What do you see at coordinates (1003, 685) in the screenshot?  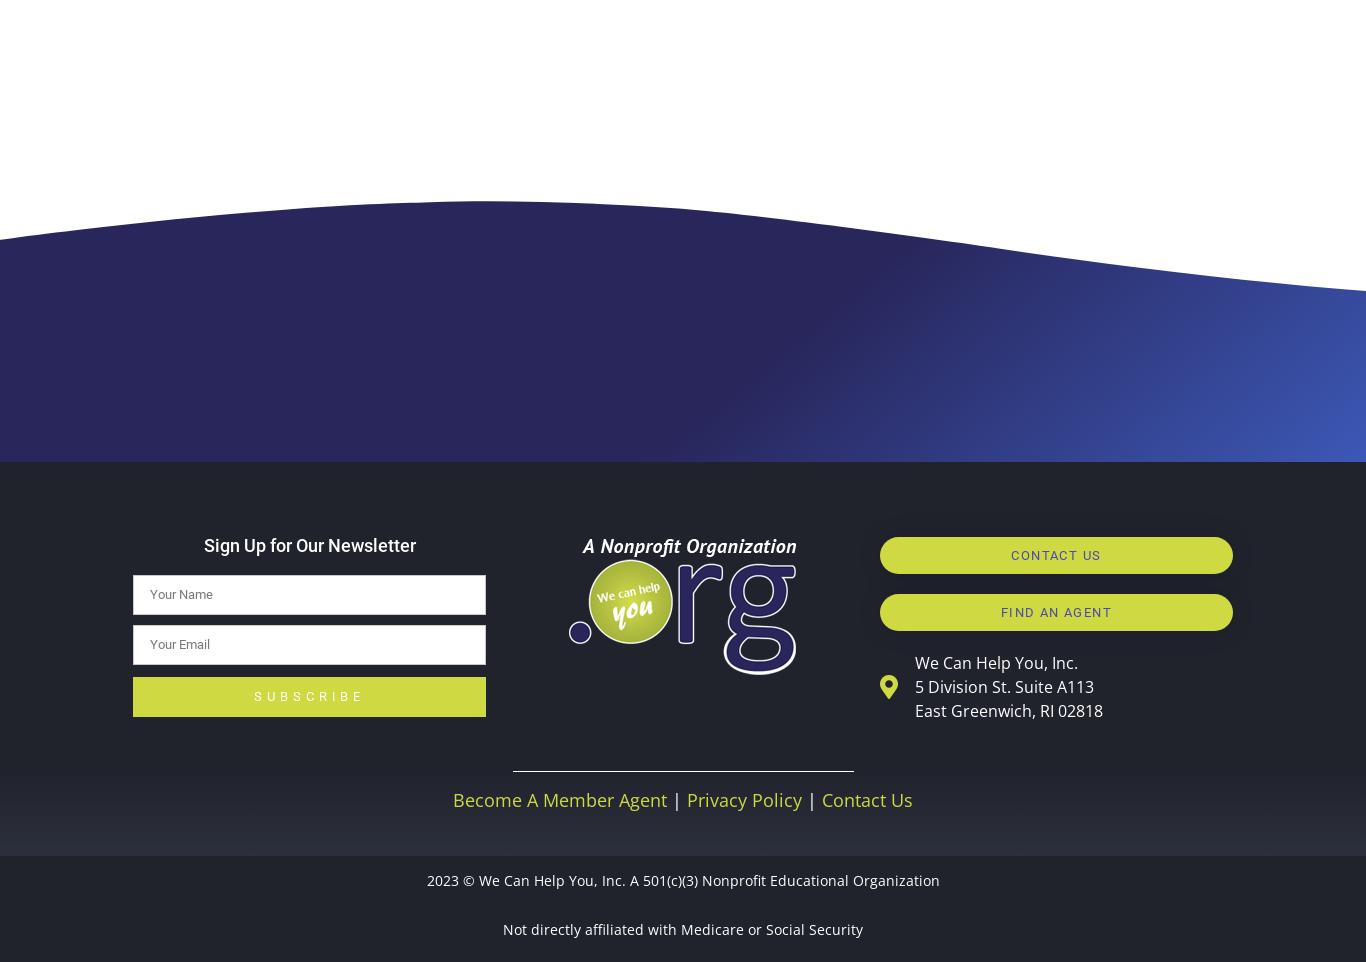 I see `'5 Division St. Suite A113'` at bounding box center [1003, 685].